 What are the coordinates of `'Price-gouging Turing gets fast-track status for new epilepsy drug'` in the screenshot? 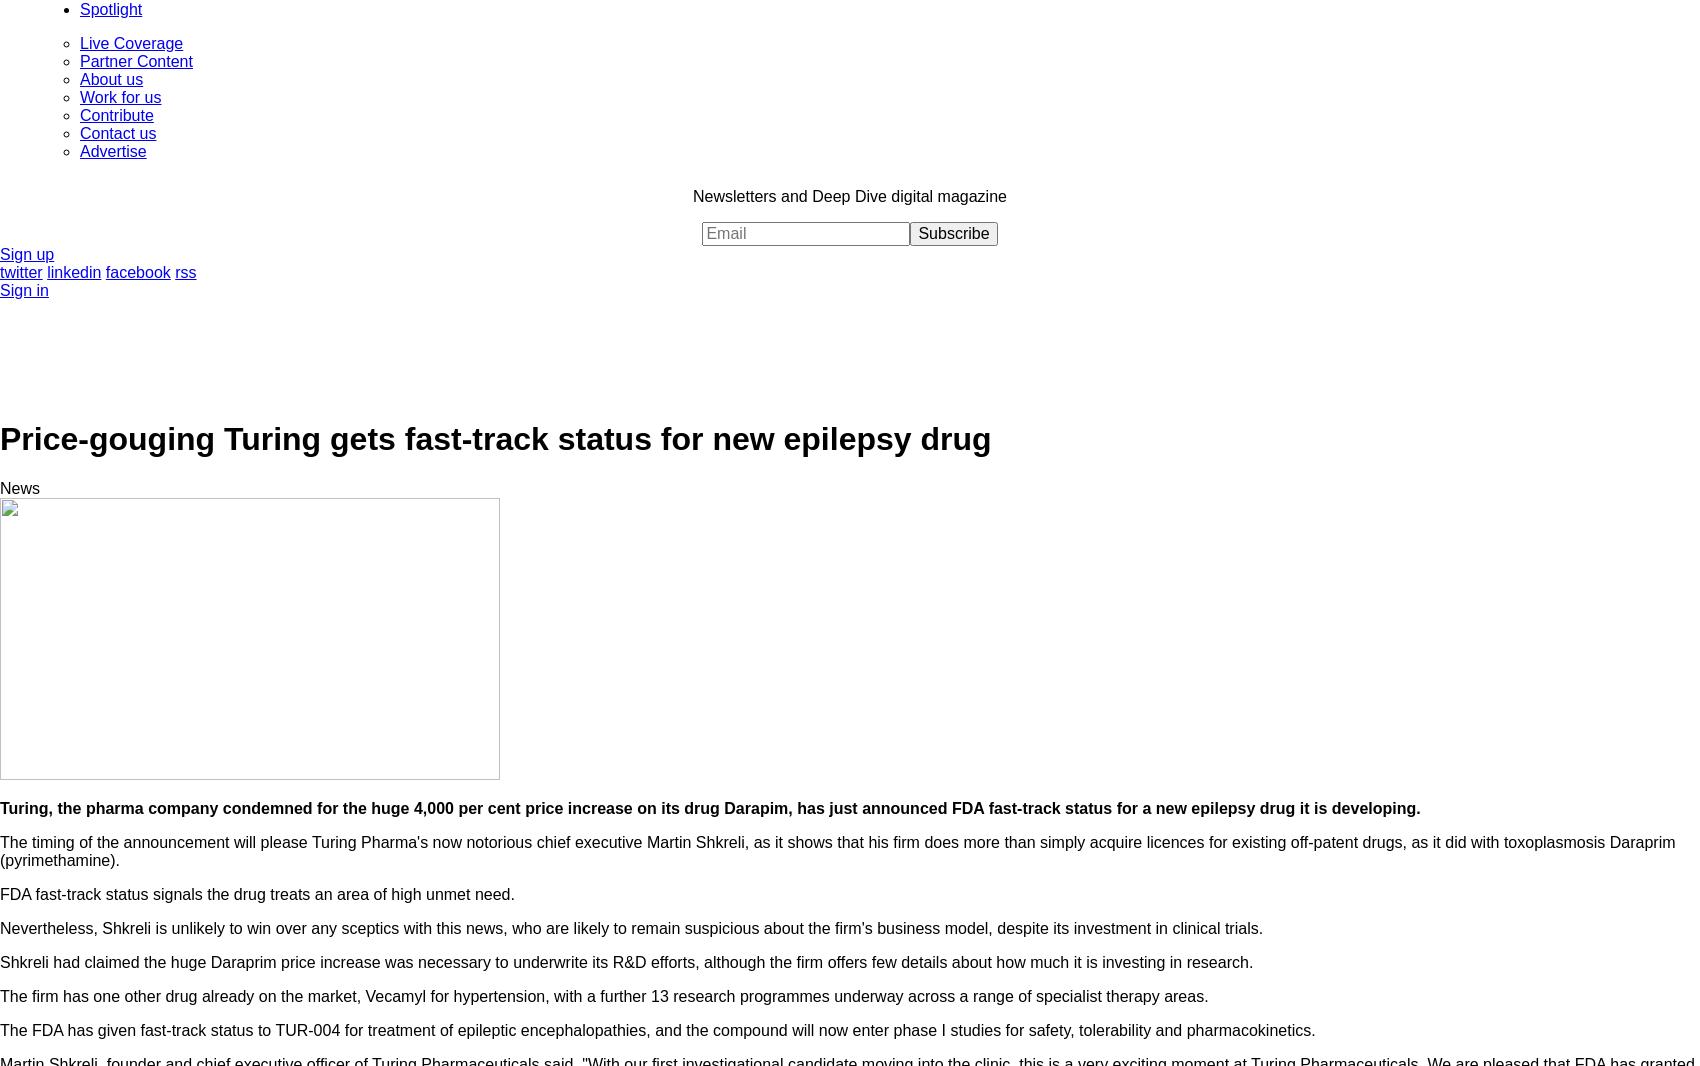 It's located at (495, 438).